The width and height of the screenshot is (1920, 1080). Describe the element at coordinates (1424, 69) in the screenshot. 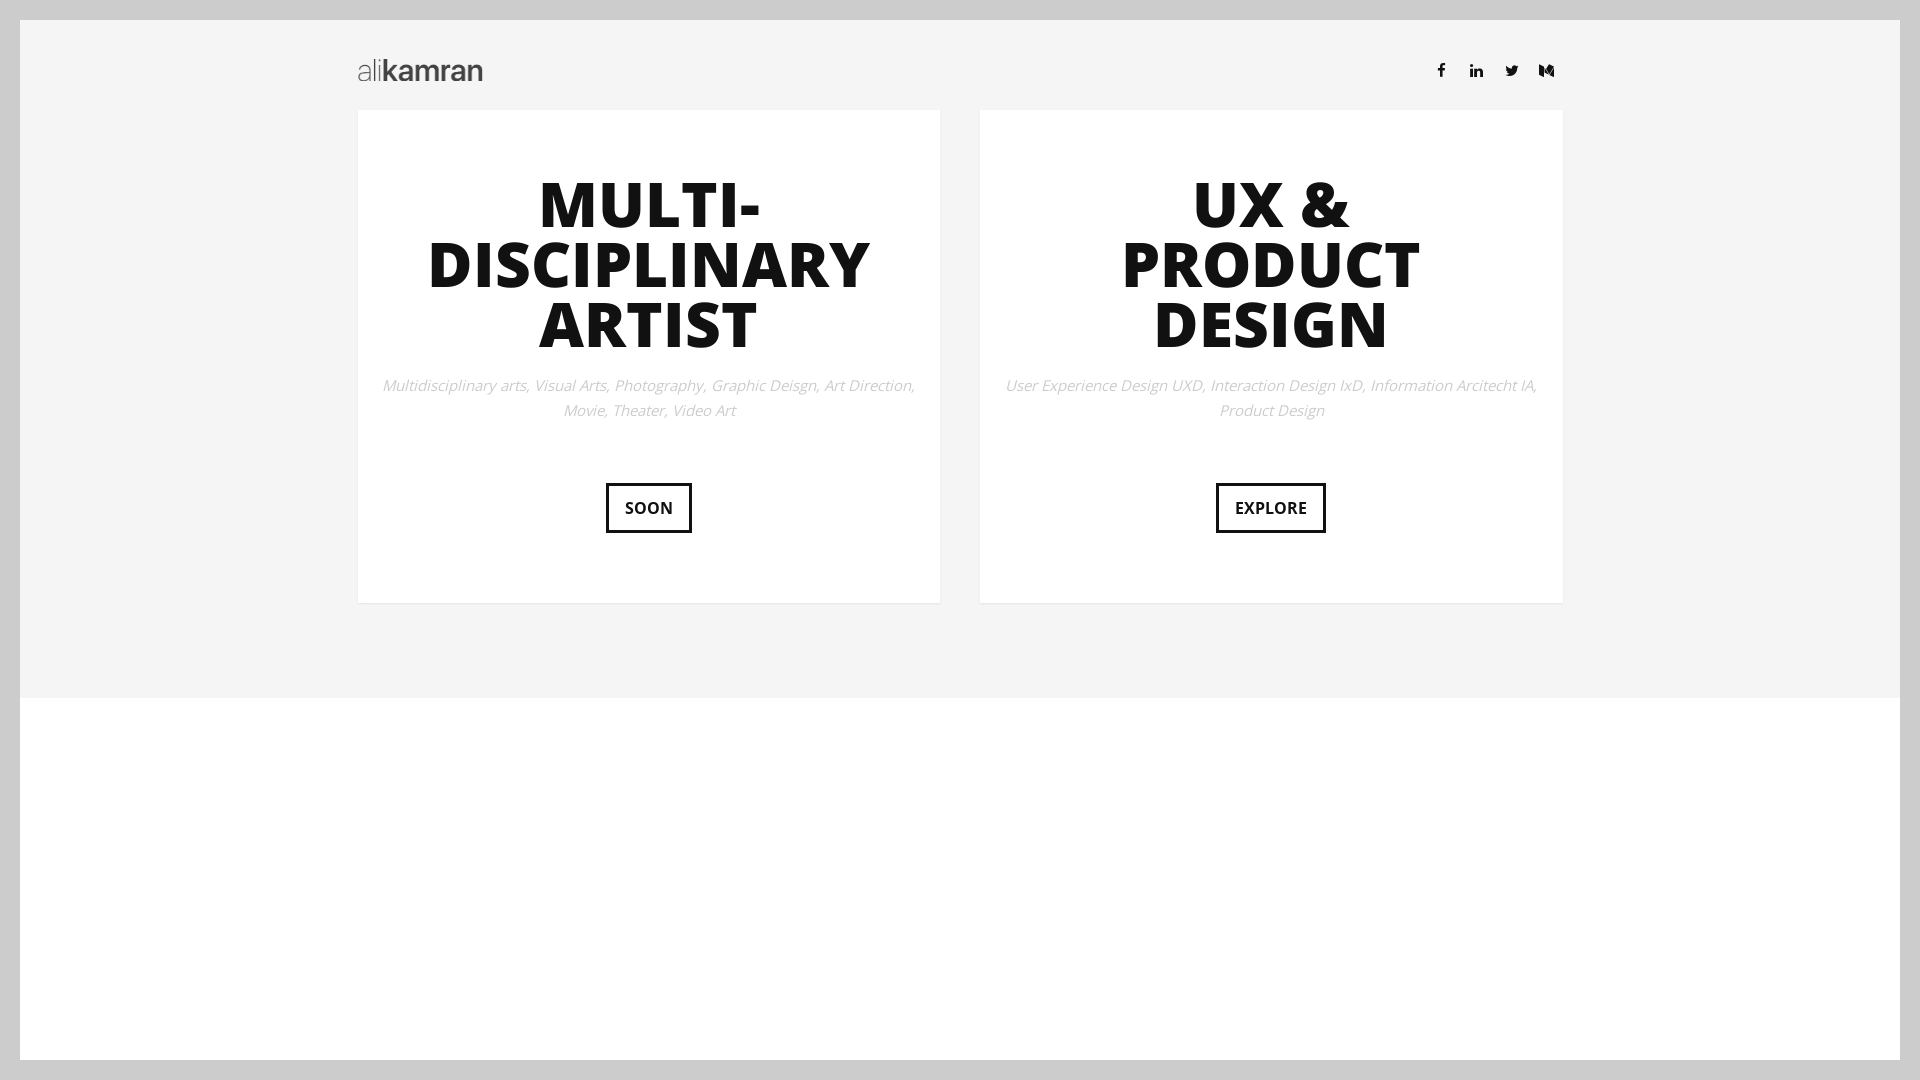

I see `'Facebook'` at that location.